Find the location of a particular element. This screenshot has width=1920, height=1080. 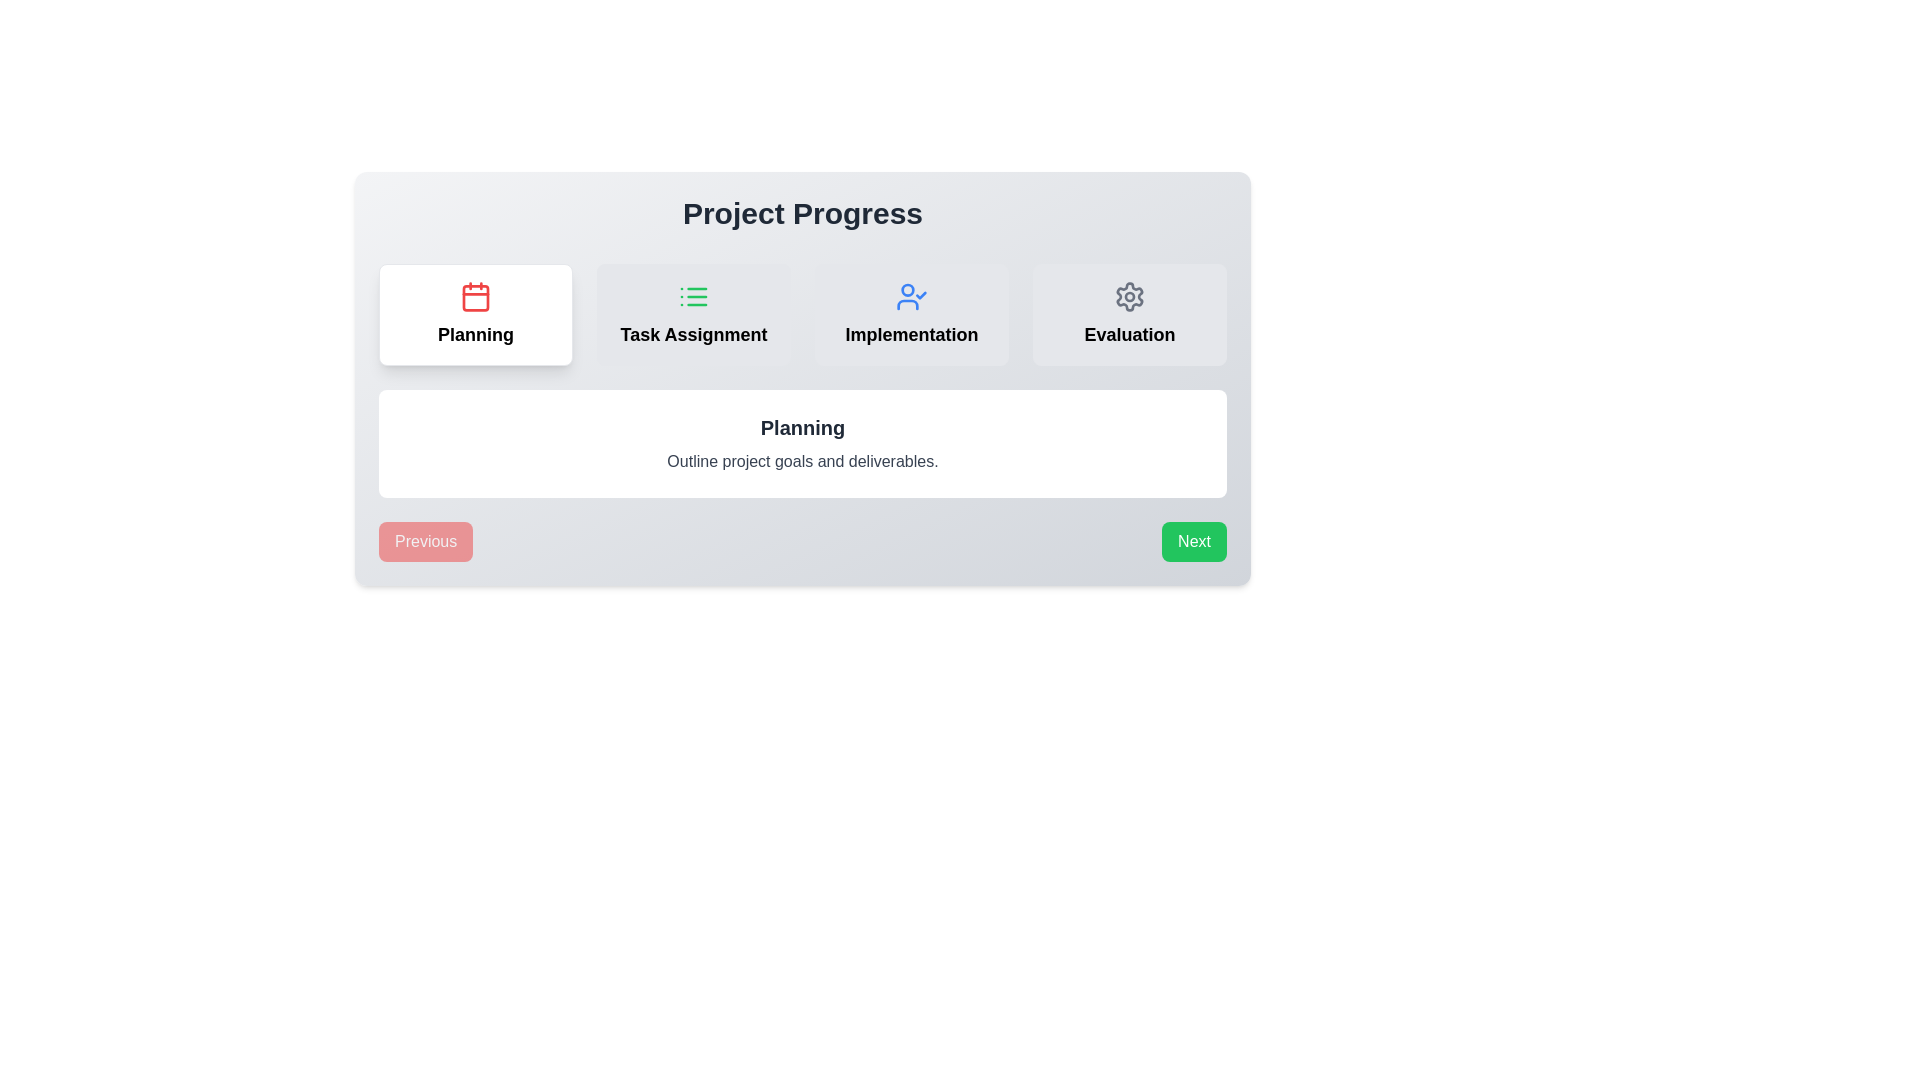

the interactive card titled 'Evaluation', which is a rectangular card with a light gray background and a gear icon at the top is located at coordinates (1129, 315).